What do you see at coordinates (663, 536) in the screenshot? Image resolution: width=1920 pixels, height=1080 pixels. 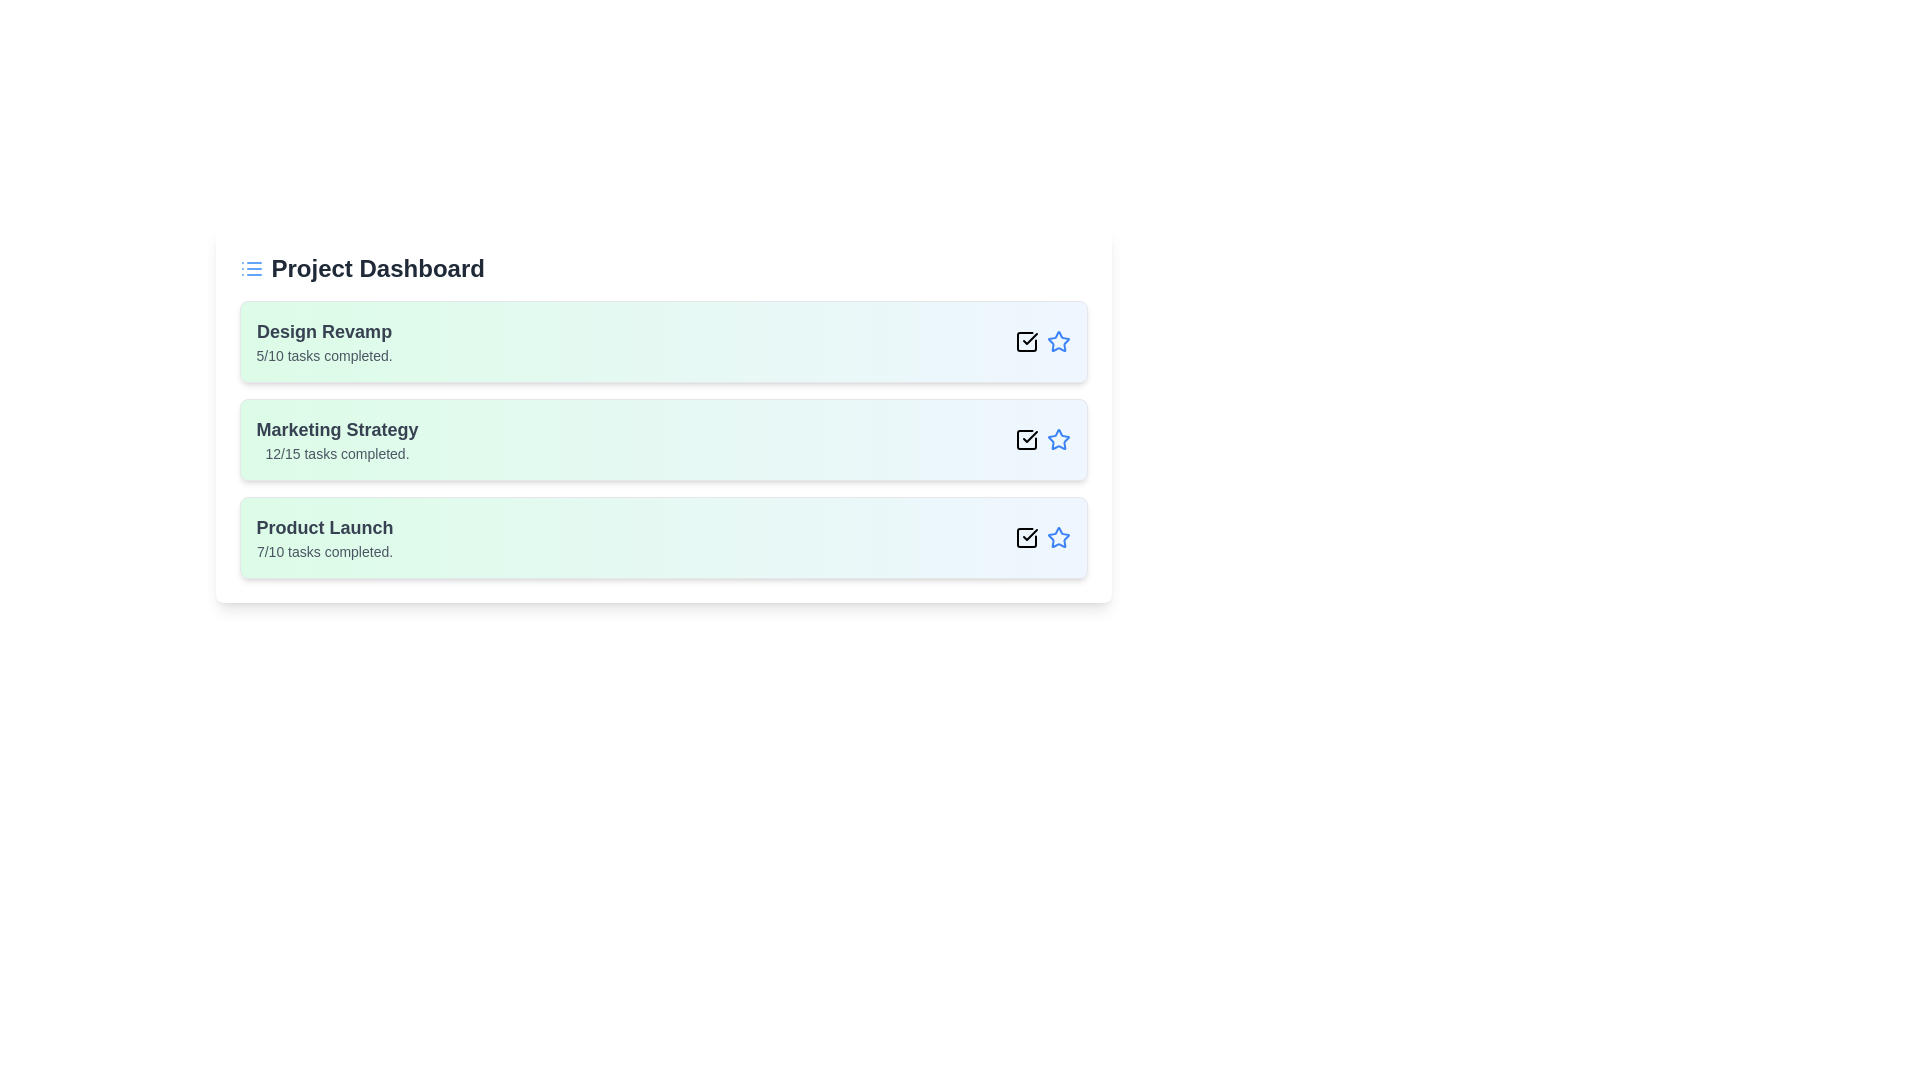 I see `the project item corresponding to Product Launch` at bounding box center [663, 536].